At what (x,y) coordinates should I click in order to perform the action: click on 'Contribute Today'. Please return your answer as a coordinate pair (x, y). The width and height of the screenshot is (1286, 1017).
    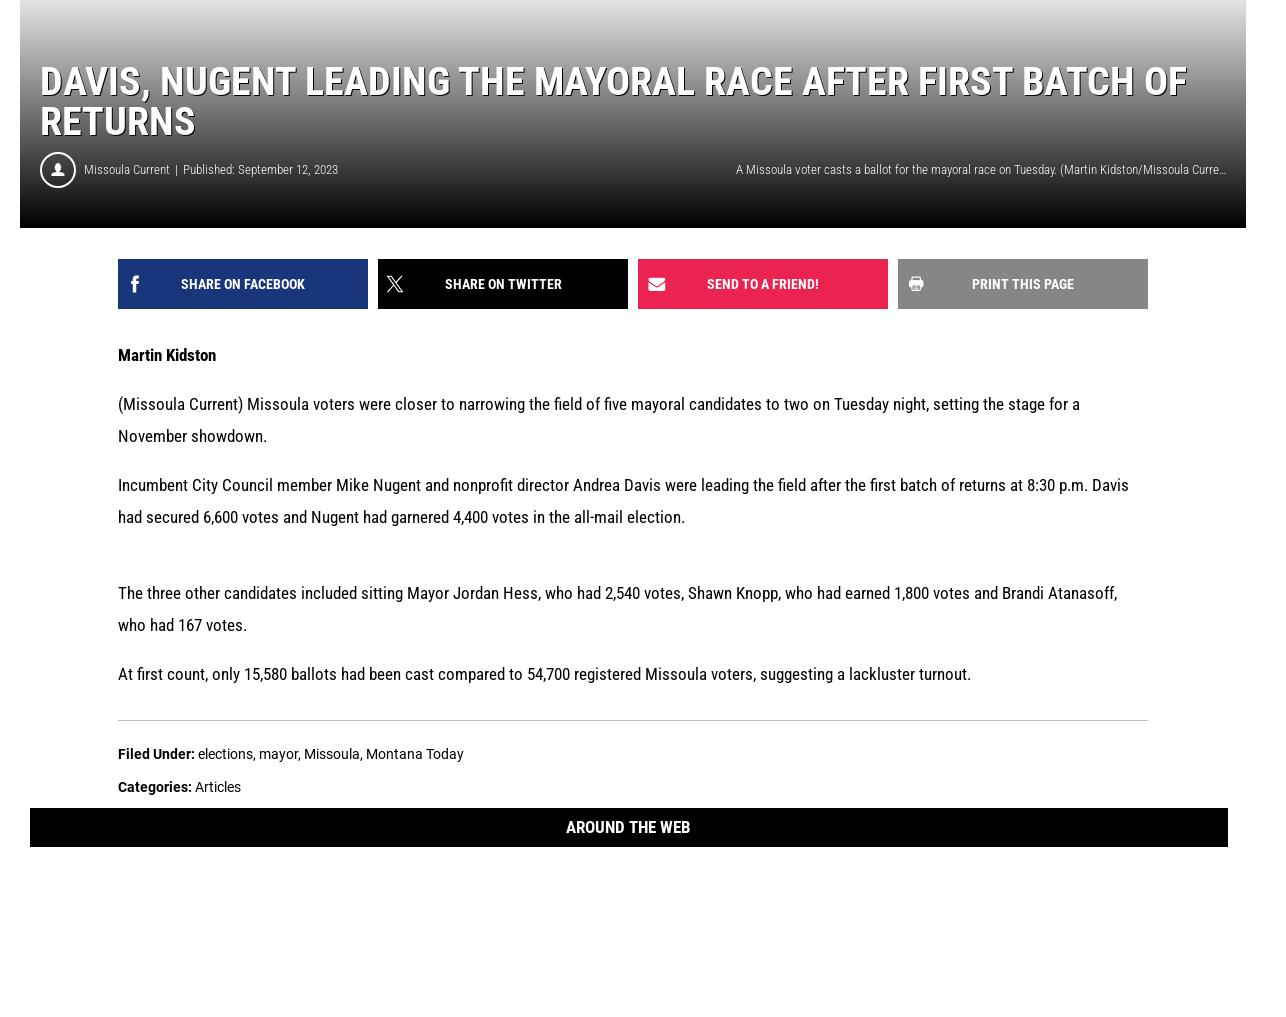
    Looking at the image, I should click on (802, 913).